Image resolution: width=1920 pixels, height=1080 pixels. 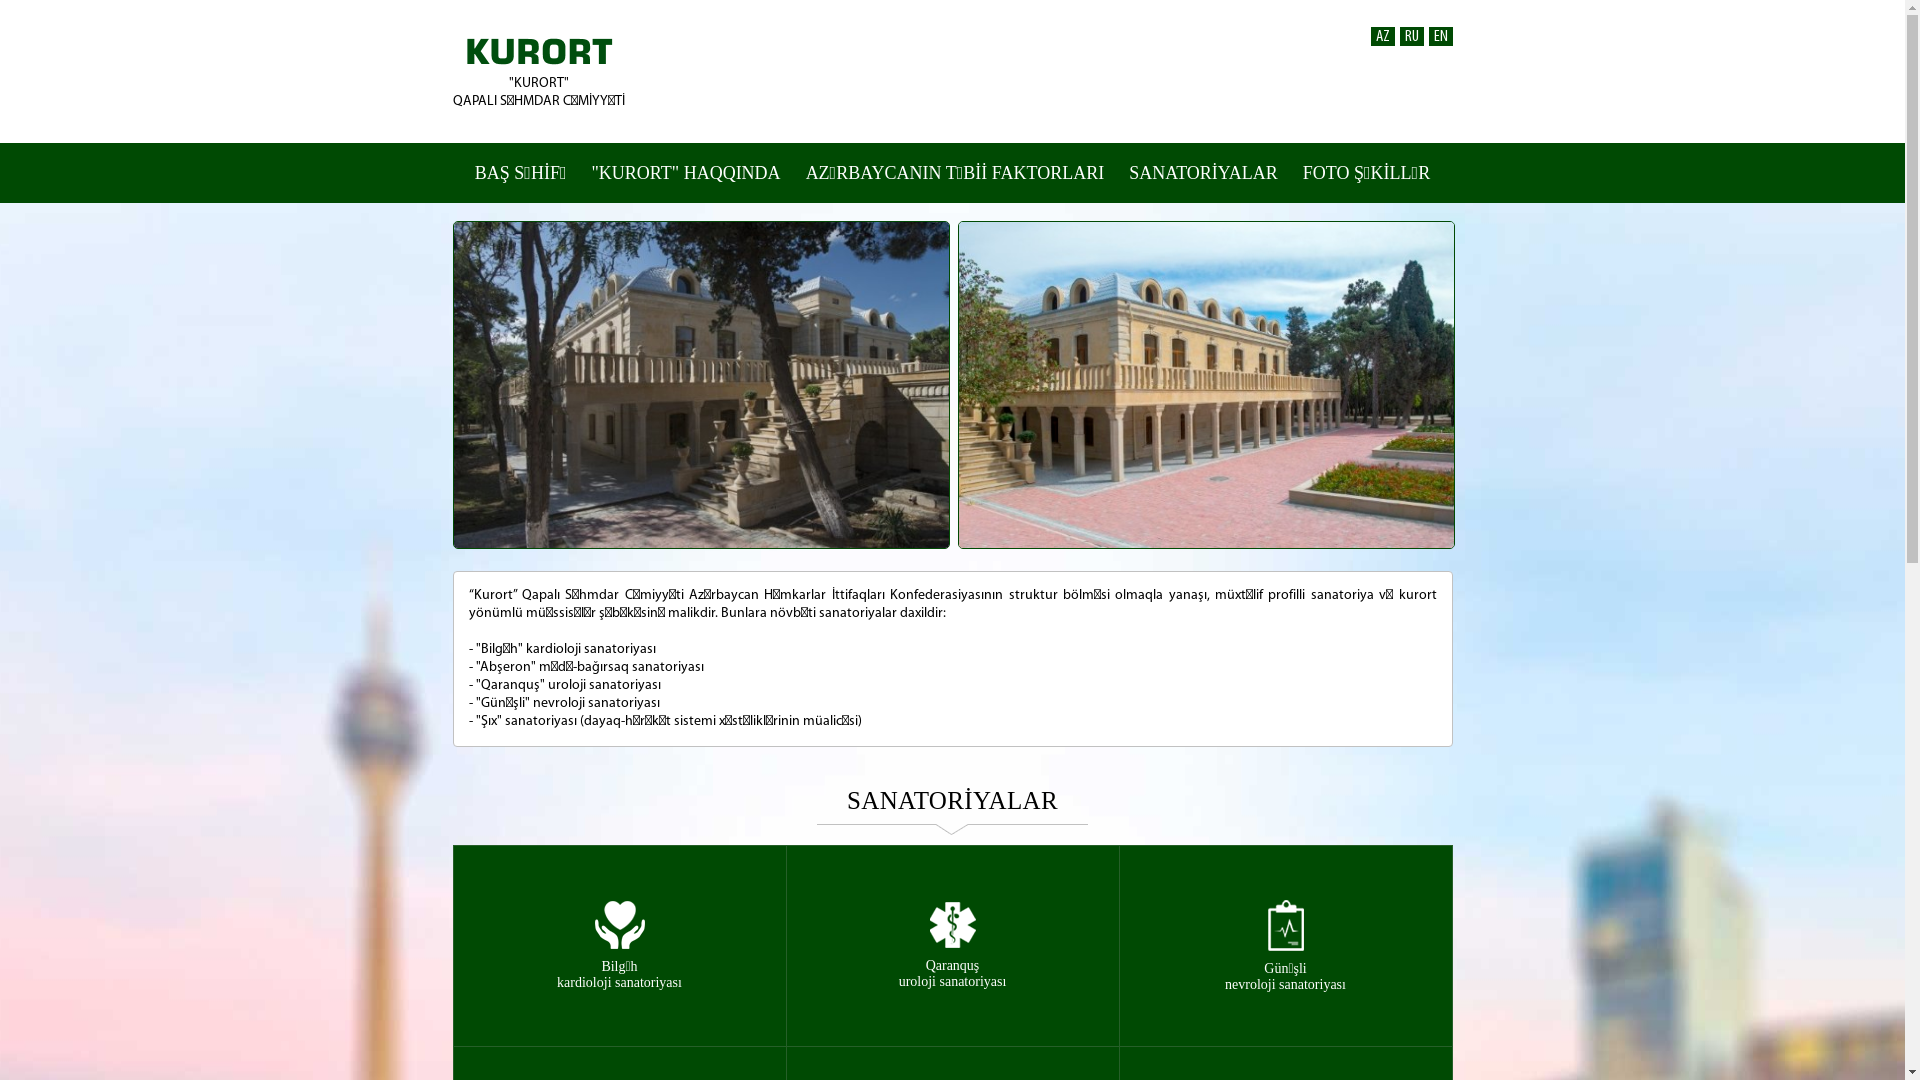 I want to click on 'EN', so click(x=1440, y=36).